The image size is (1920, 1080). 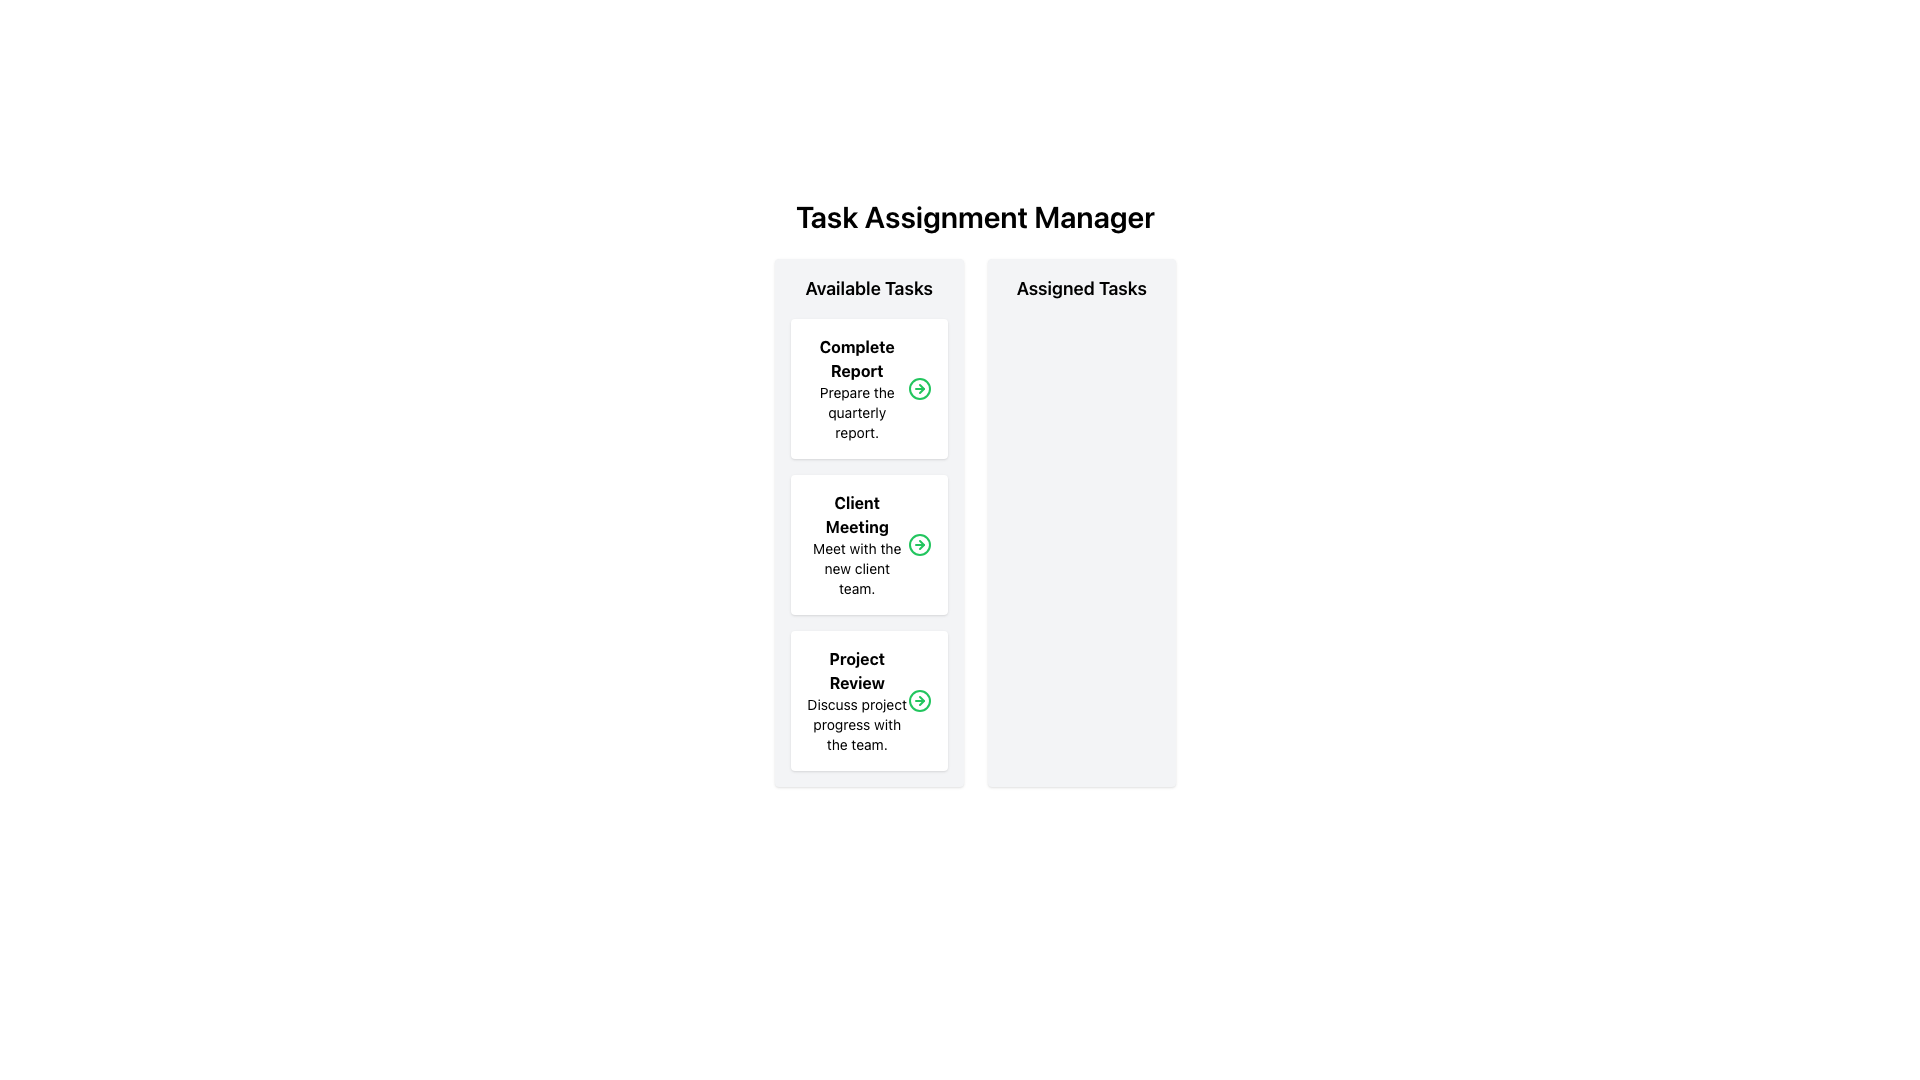 What do you see at coordinates (869, 289) in the screenshot?
I see `the 'Available Tasks' label text, which is styled with a bold font and larger size, located at the top-left corner of the task cards section` at bounding box center [869, 289].